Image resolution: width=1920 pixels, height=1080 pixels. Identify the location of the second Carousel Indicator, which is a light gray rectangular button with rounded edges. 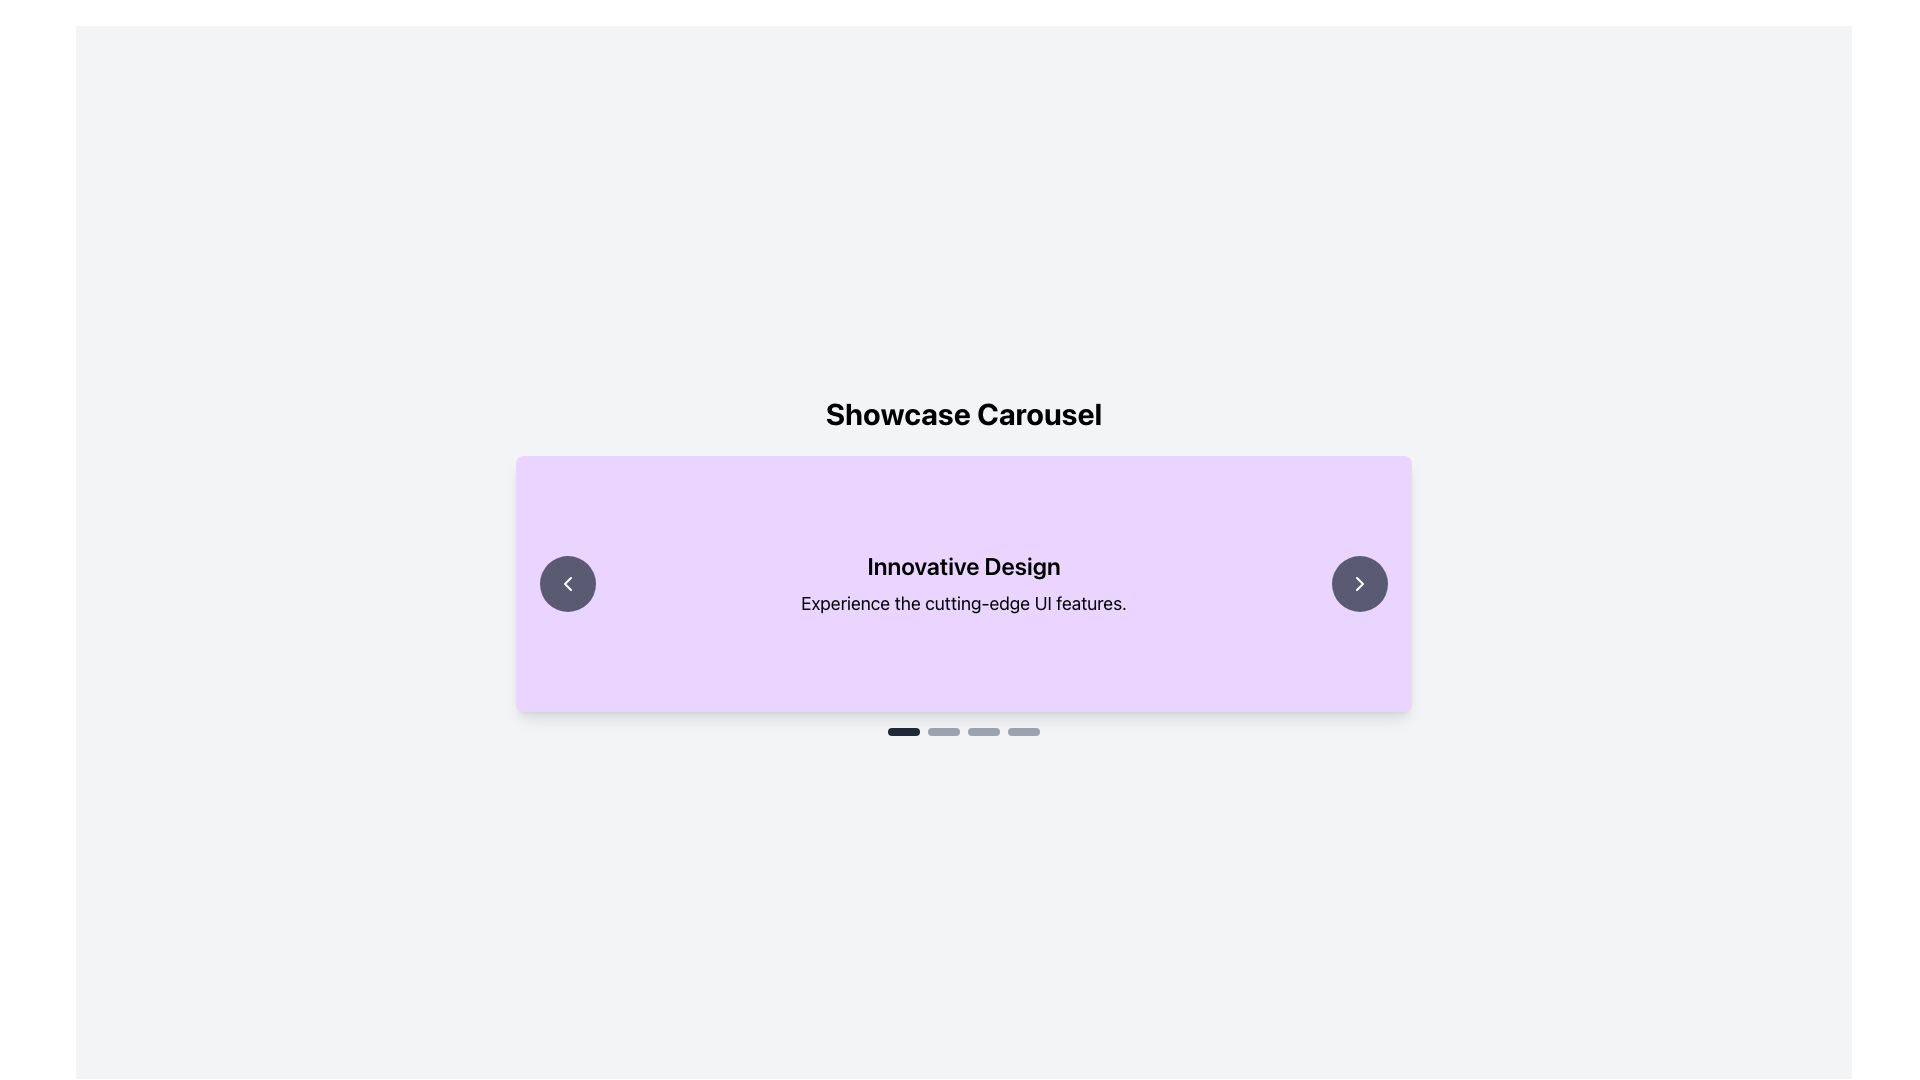
(943, 732).